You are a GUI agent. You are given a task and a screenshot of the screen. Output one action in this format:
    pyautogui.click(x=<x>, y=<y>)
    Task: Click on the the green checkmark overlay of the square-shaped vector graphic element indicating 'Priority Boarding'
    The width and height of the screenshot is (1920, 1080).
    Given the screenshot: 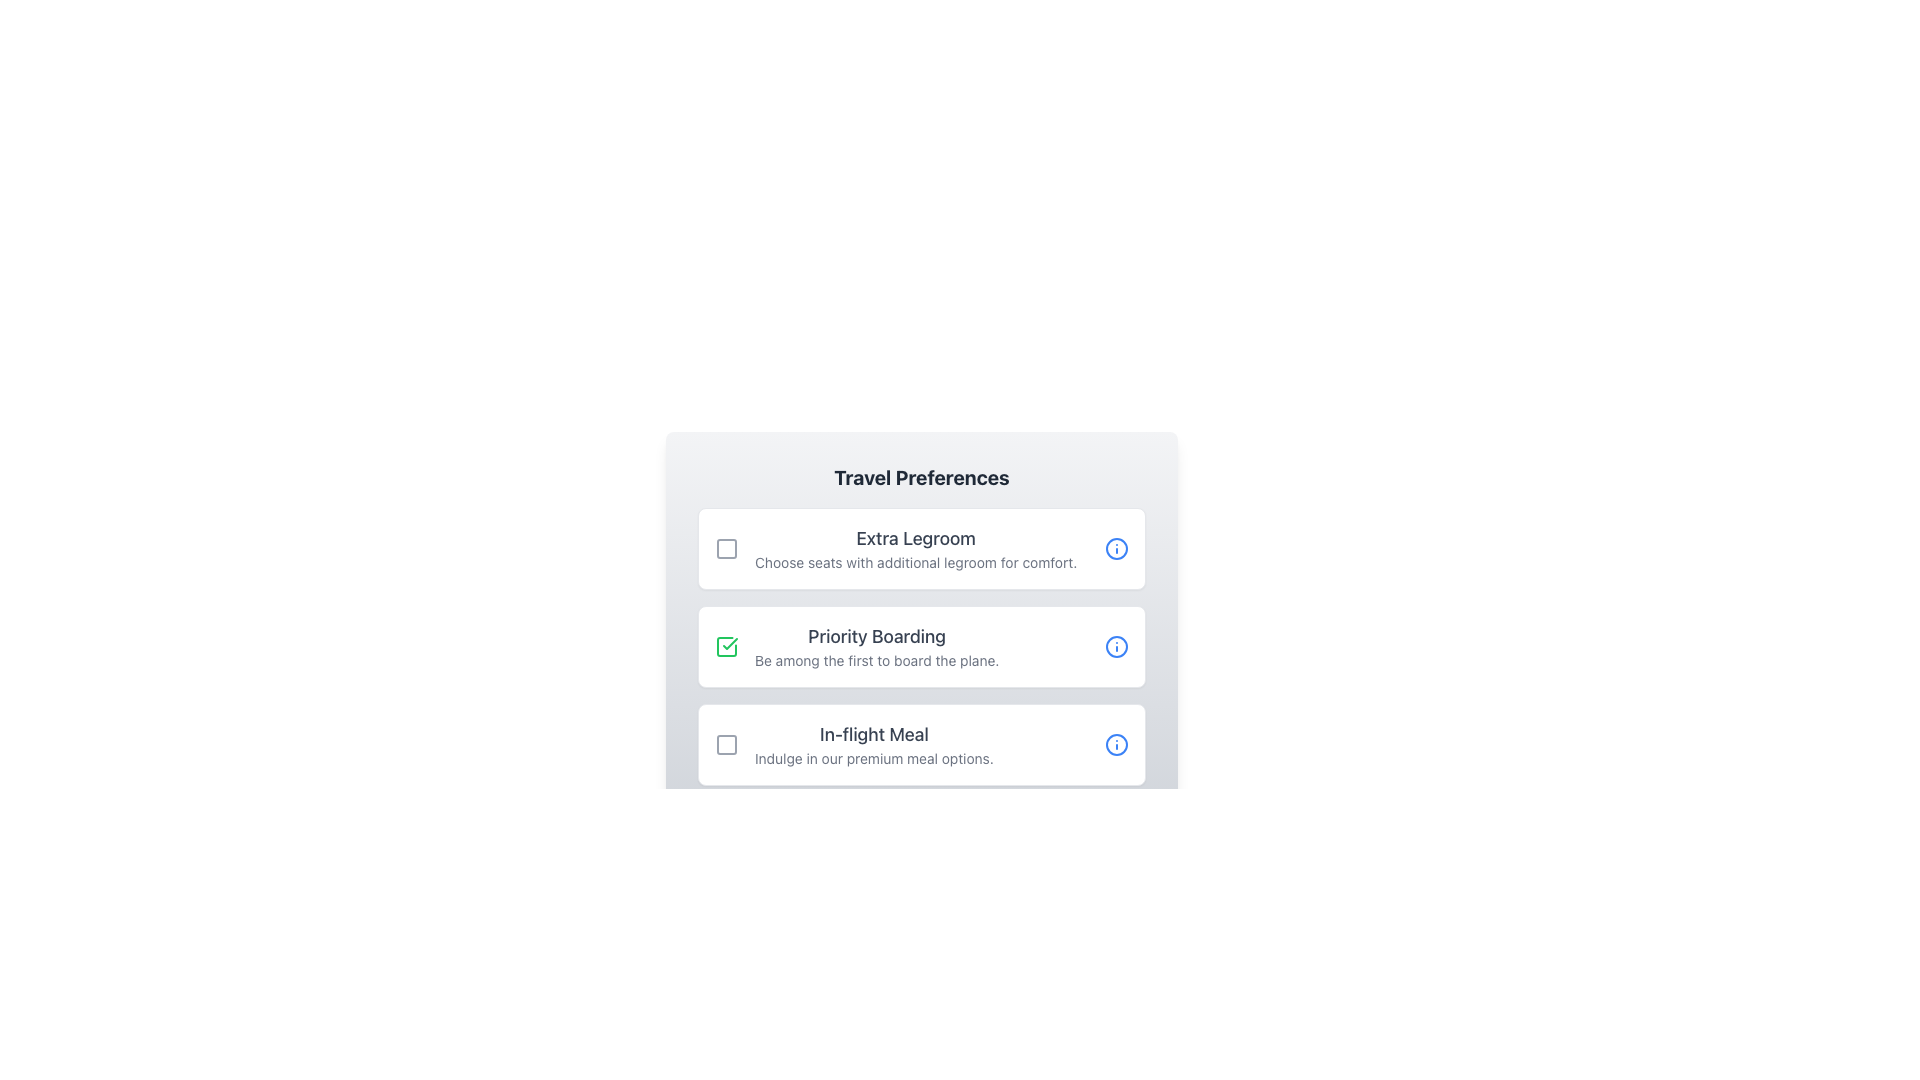 What is the action you would take?
    pyautogui.click(x=725, y=647)
    